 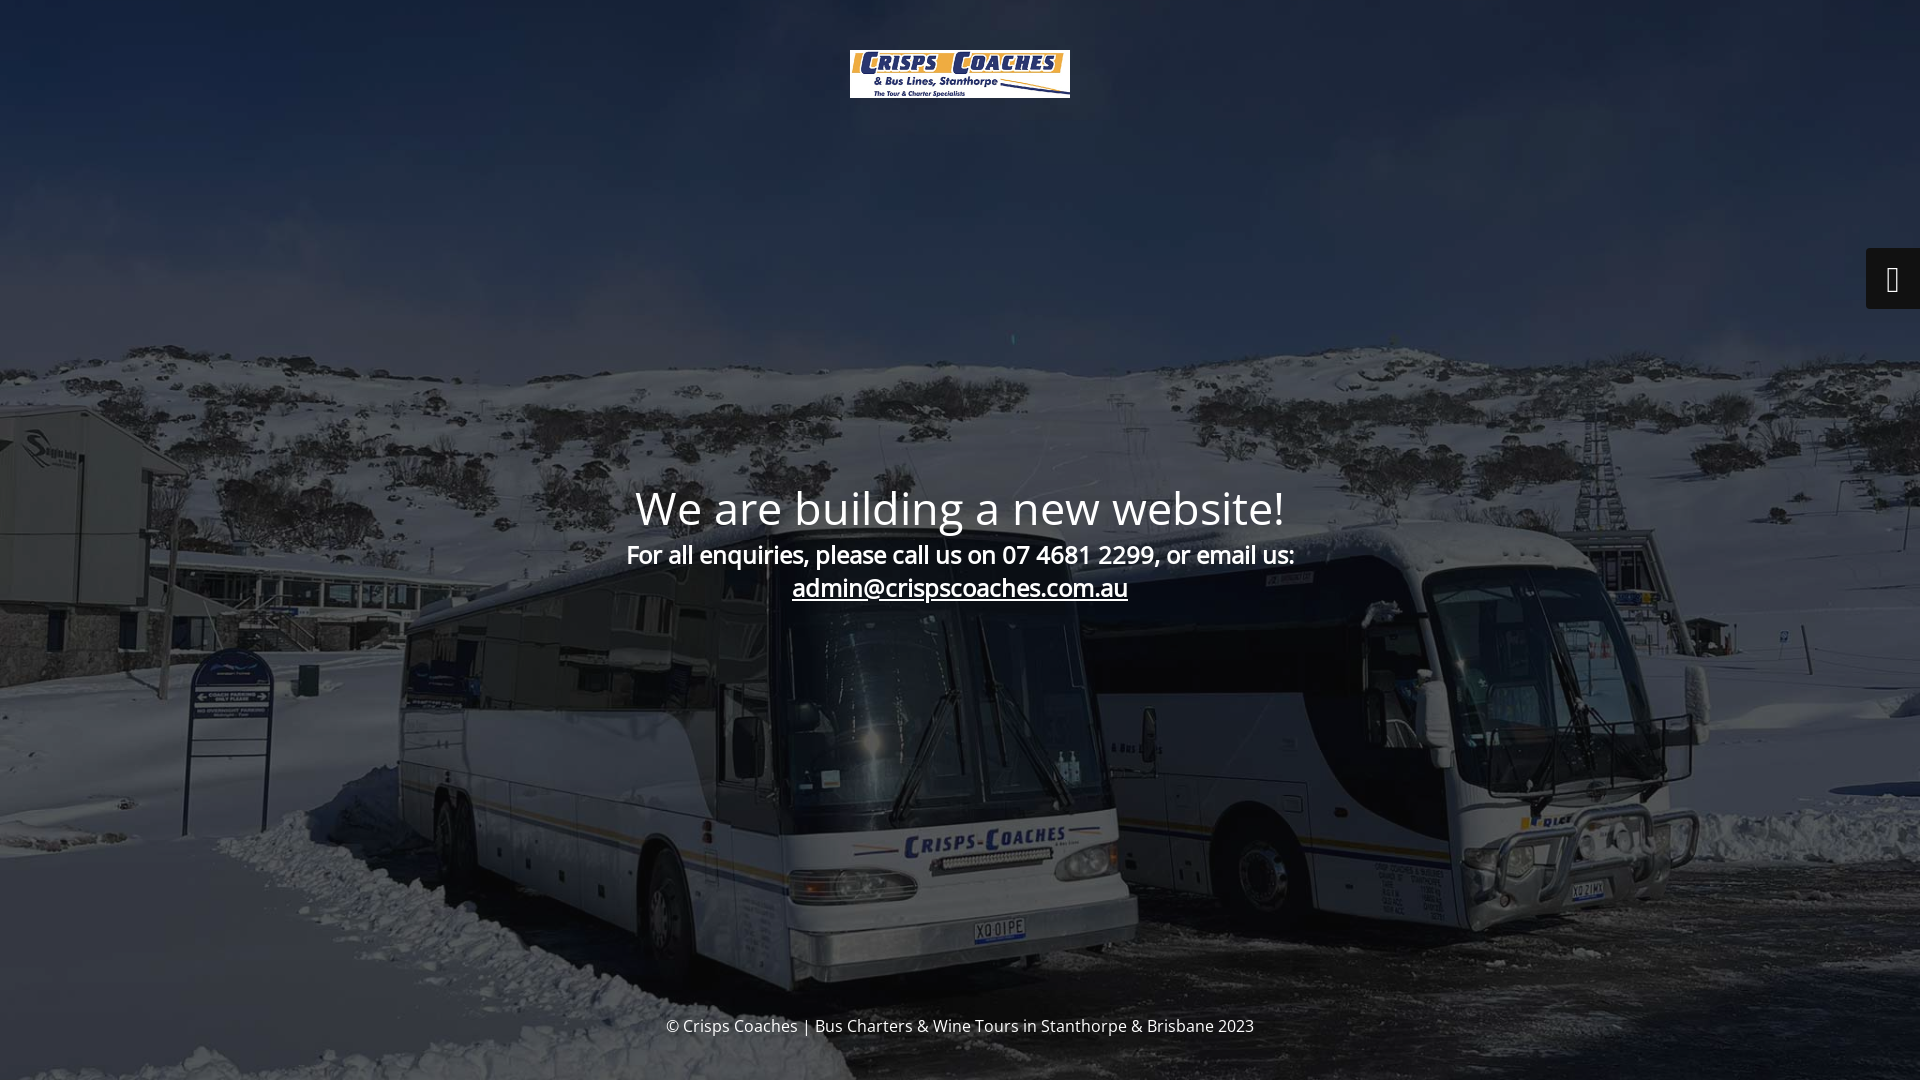 I want to click on 'admin@crispscoaches.com.au', so click(x=960, y=585).